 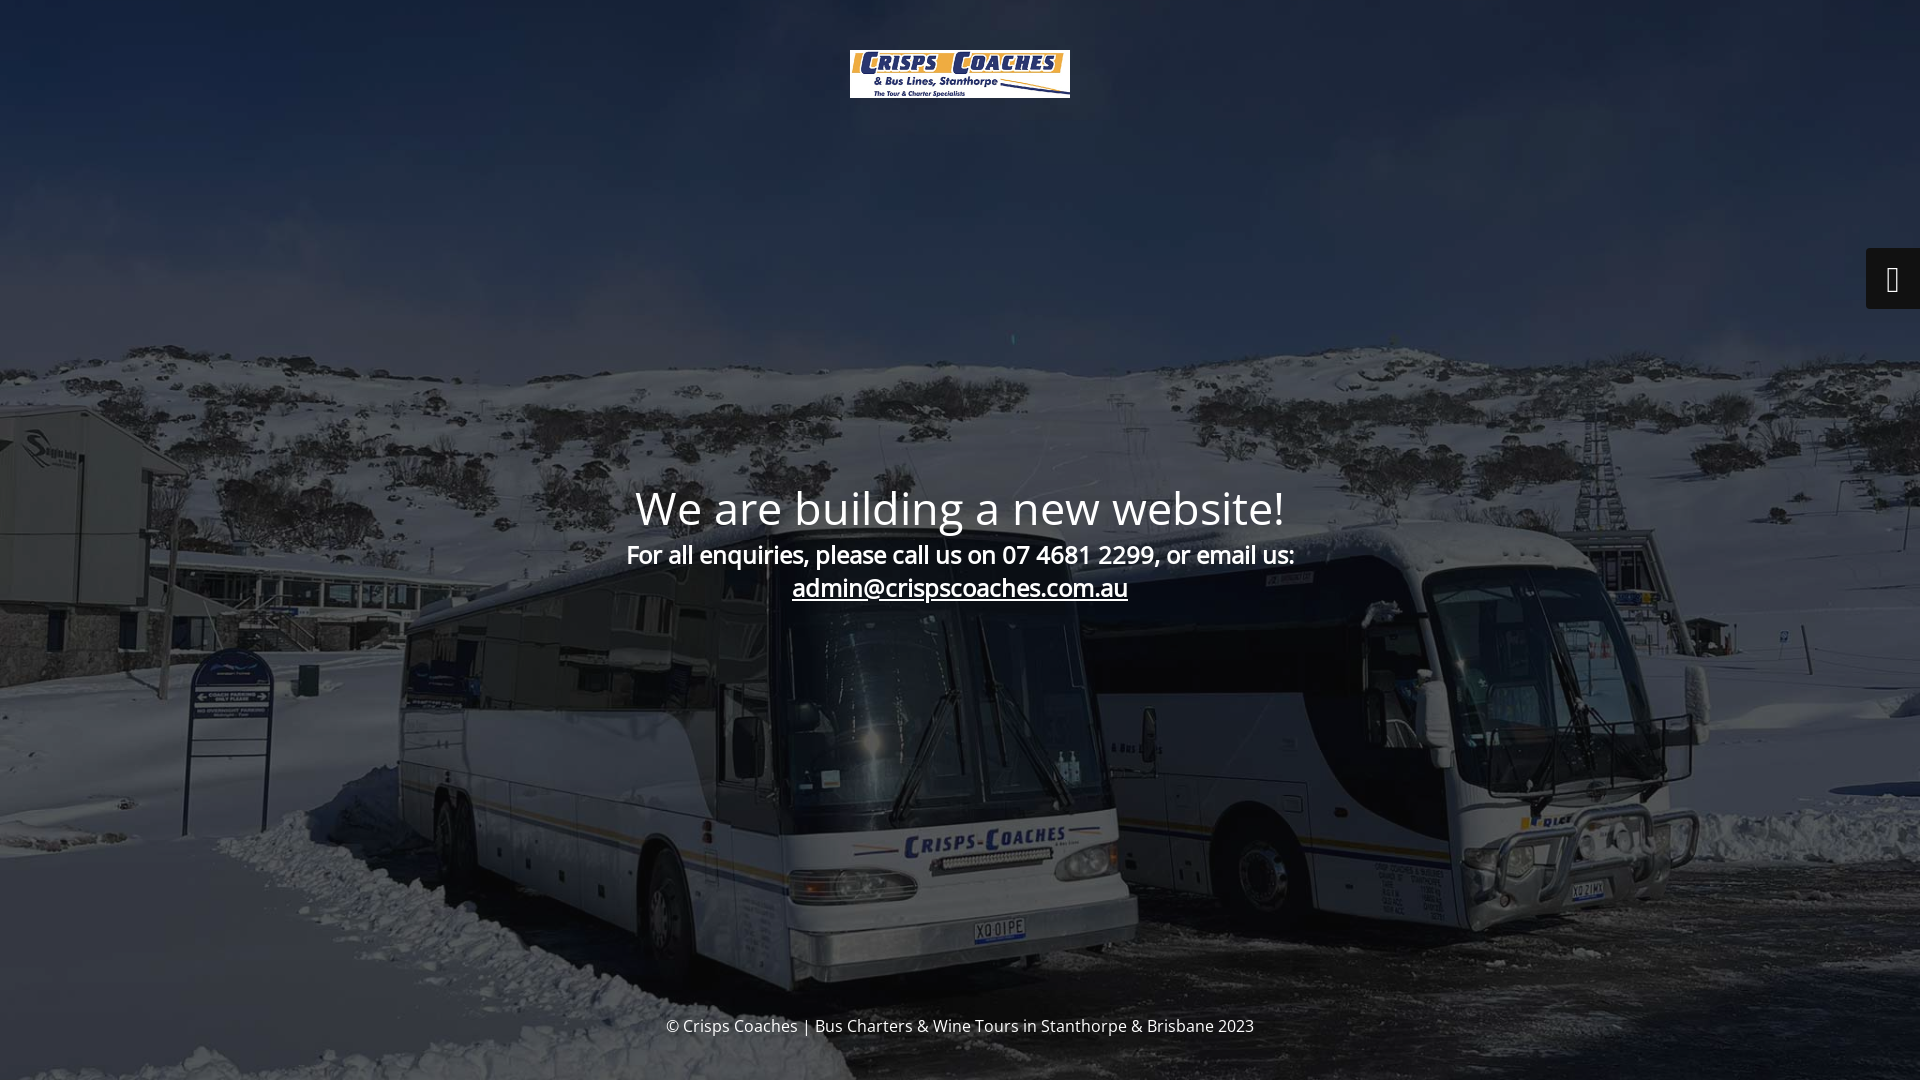 I want to click on 'admin@crispscoaches.com.au', so click(x=960, y=585).